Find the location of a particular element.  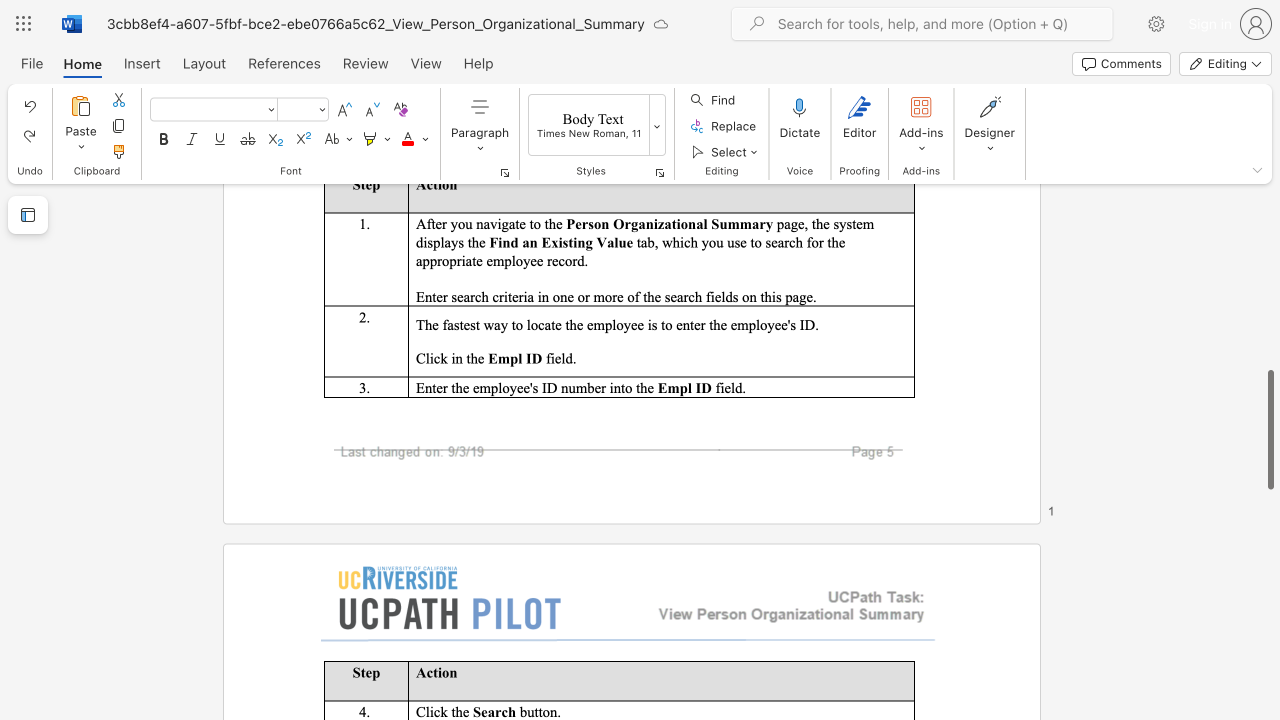

the subset text "ick" within the text "Click the" is located at coordinates (428, 711).